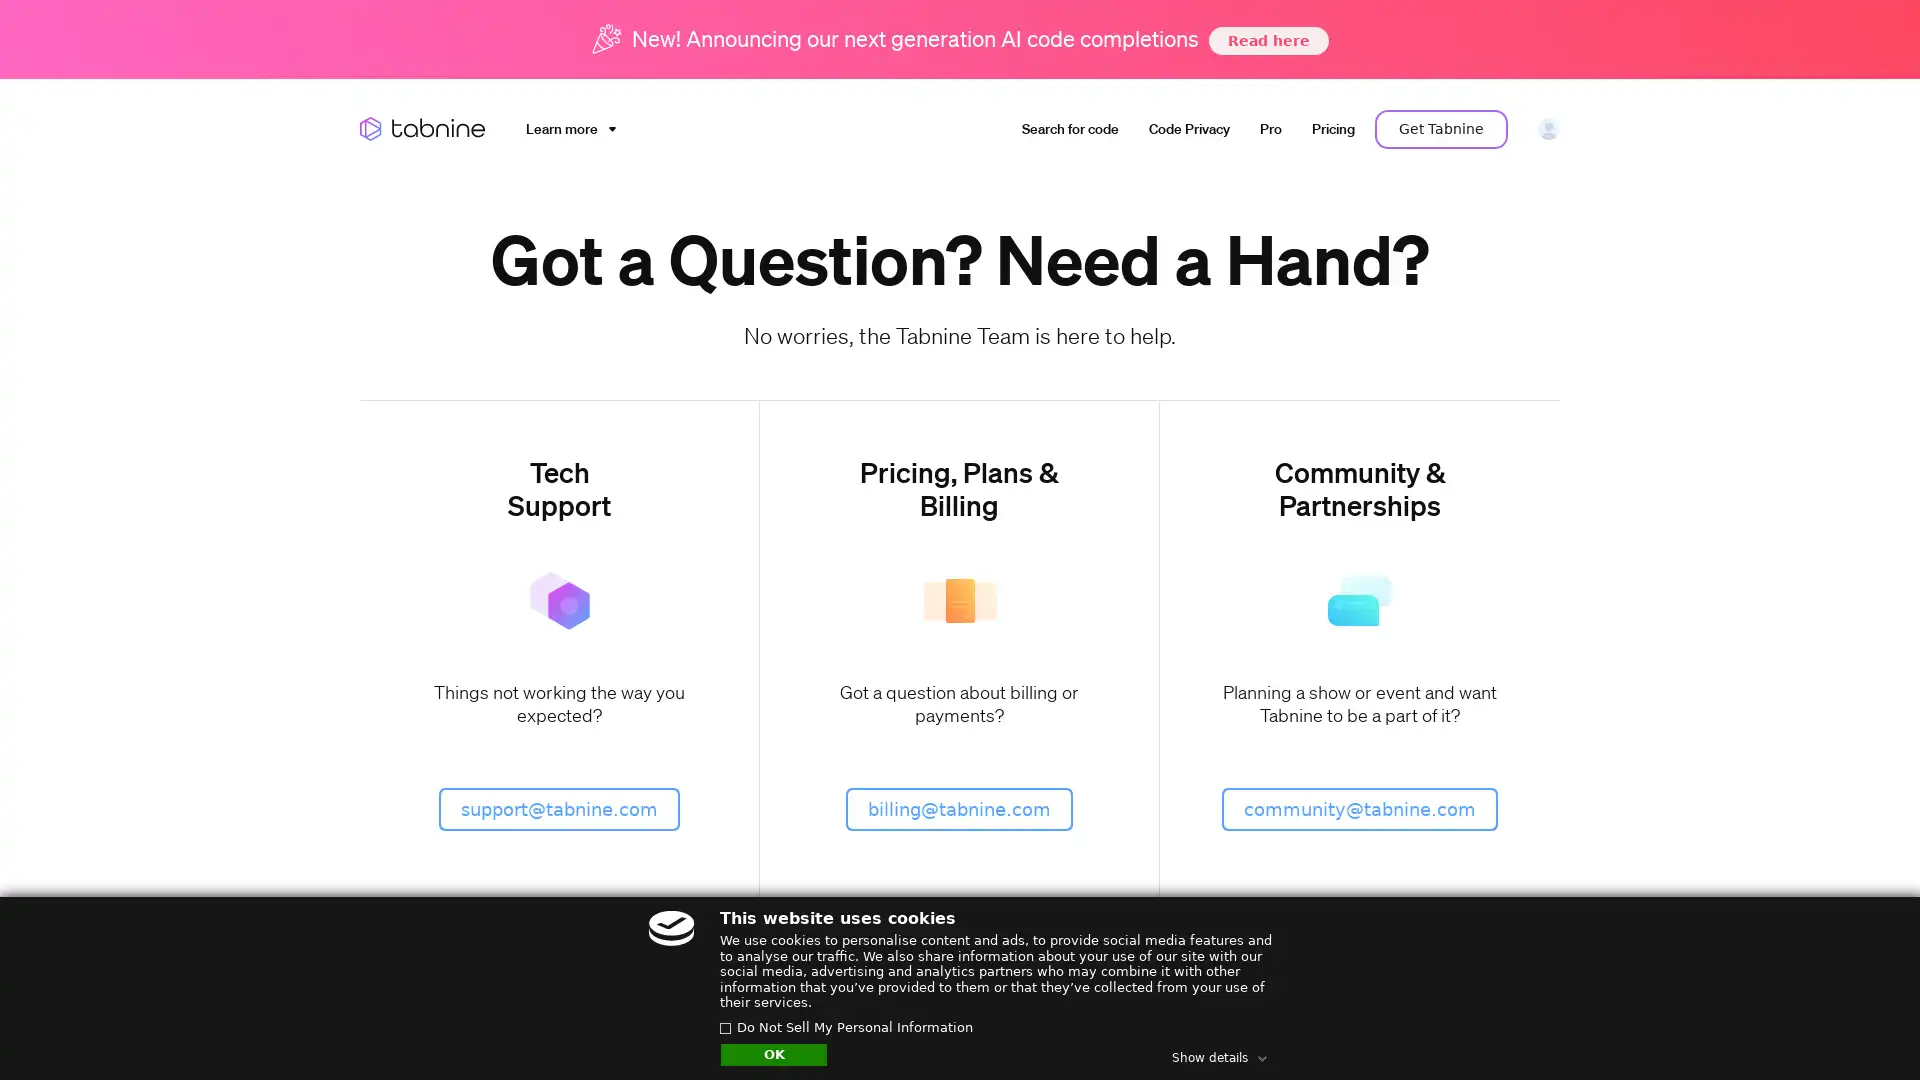 The width and height of the screenshot is (1920, 1080). What do you see at coordinates (1441, 128) in the screenshot?
I see `Get Tabnine` at bounding box center [1441, 128].